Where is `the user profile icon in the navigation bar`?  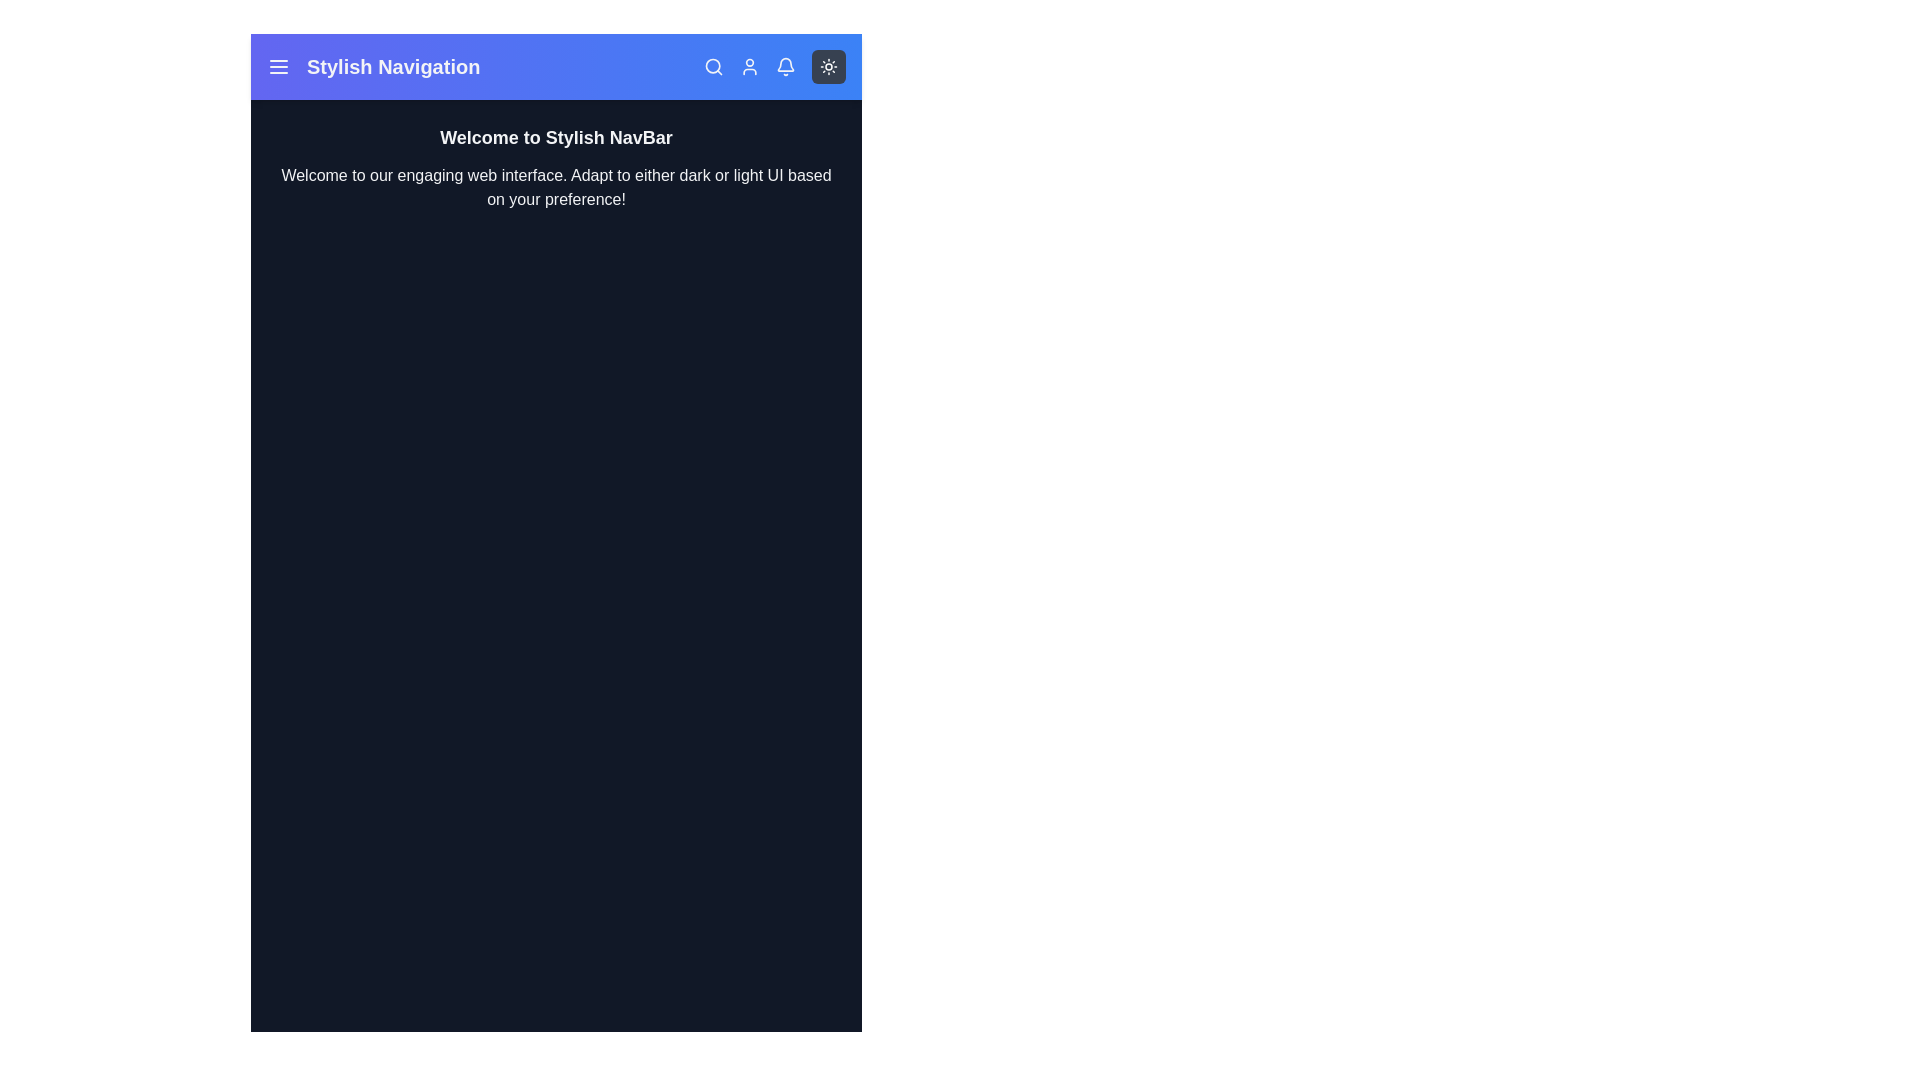
the user profile icon in the navigation bar is located at coordinates (748, 65).